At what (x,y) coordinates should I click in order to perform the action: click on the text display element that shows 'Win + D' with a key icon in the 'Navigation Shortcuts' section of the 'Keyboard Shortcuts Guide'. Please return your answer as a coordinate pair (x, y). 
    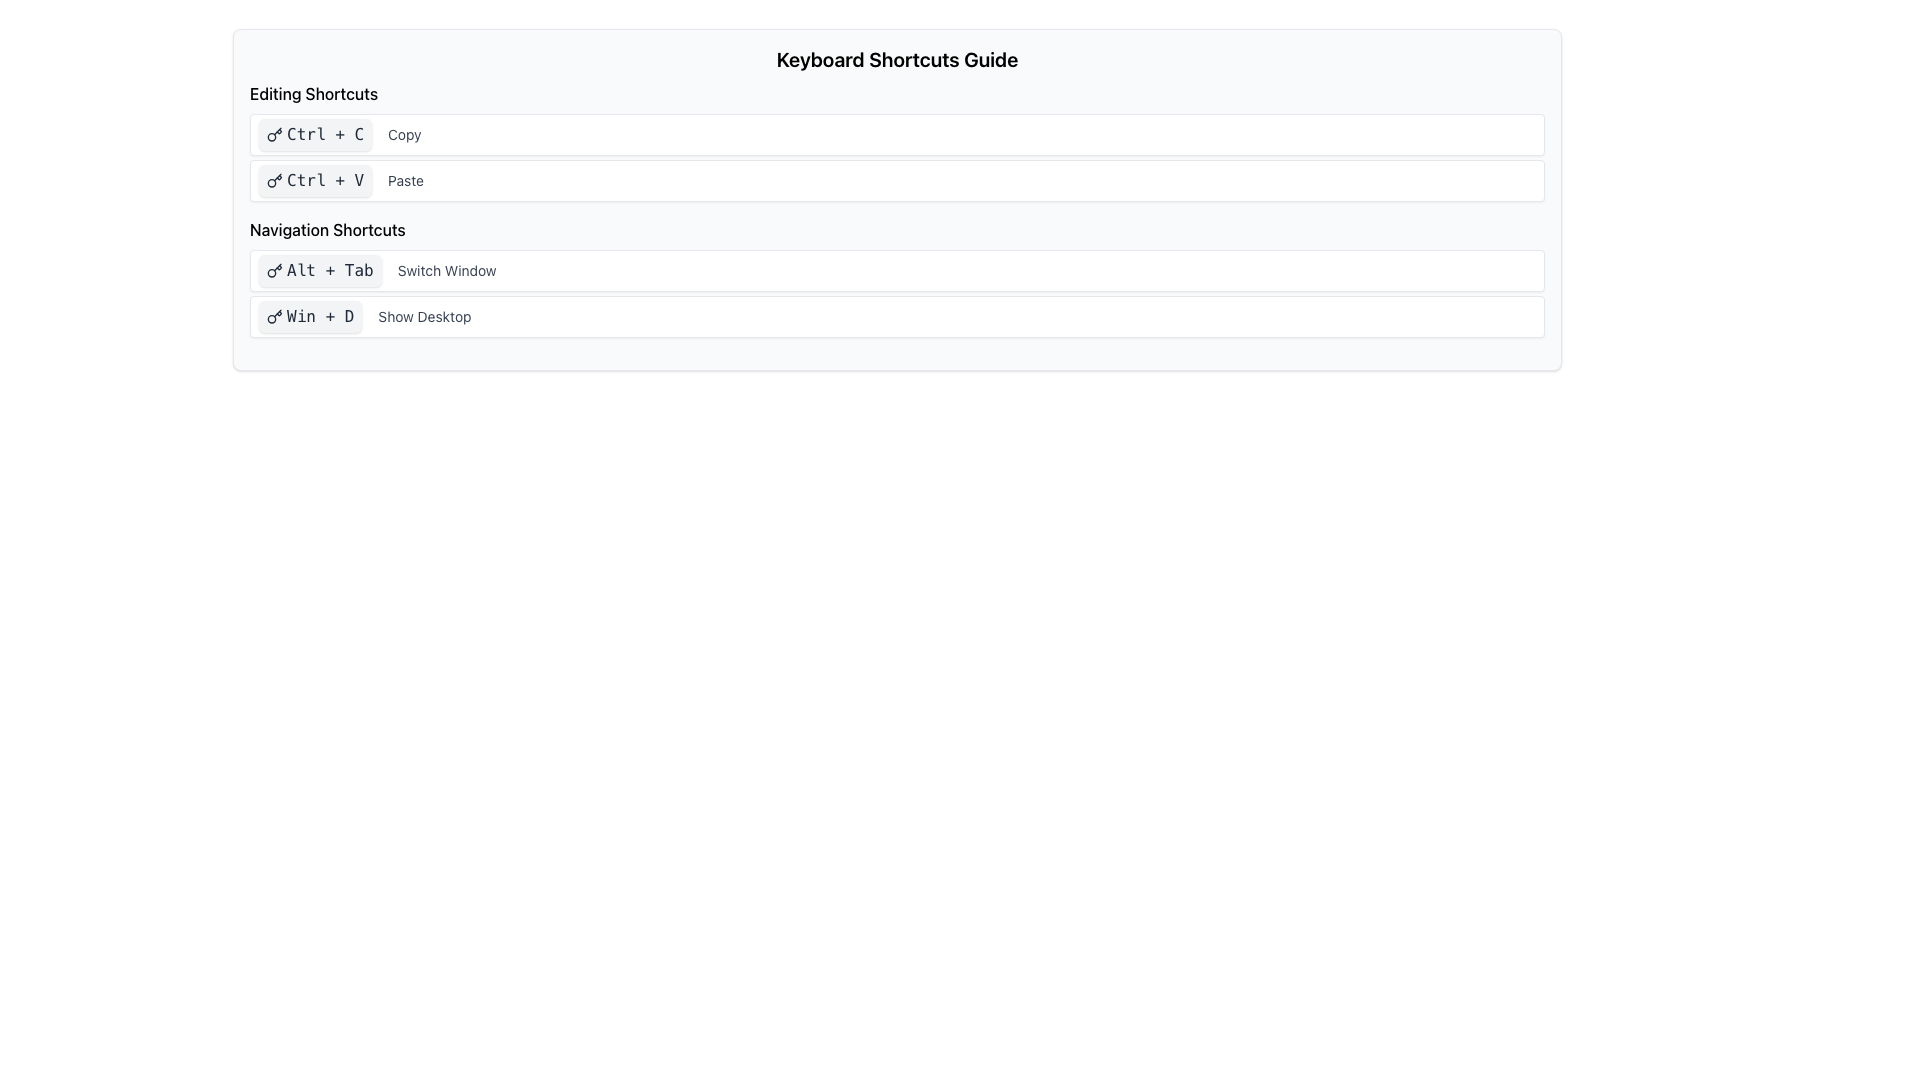
    Looking at the image, I should click on (309, 315).